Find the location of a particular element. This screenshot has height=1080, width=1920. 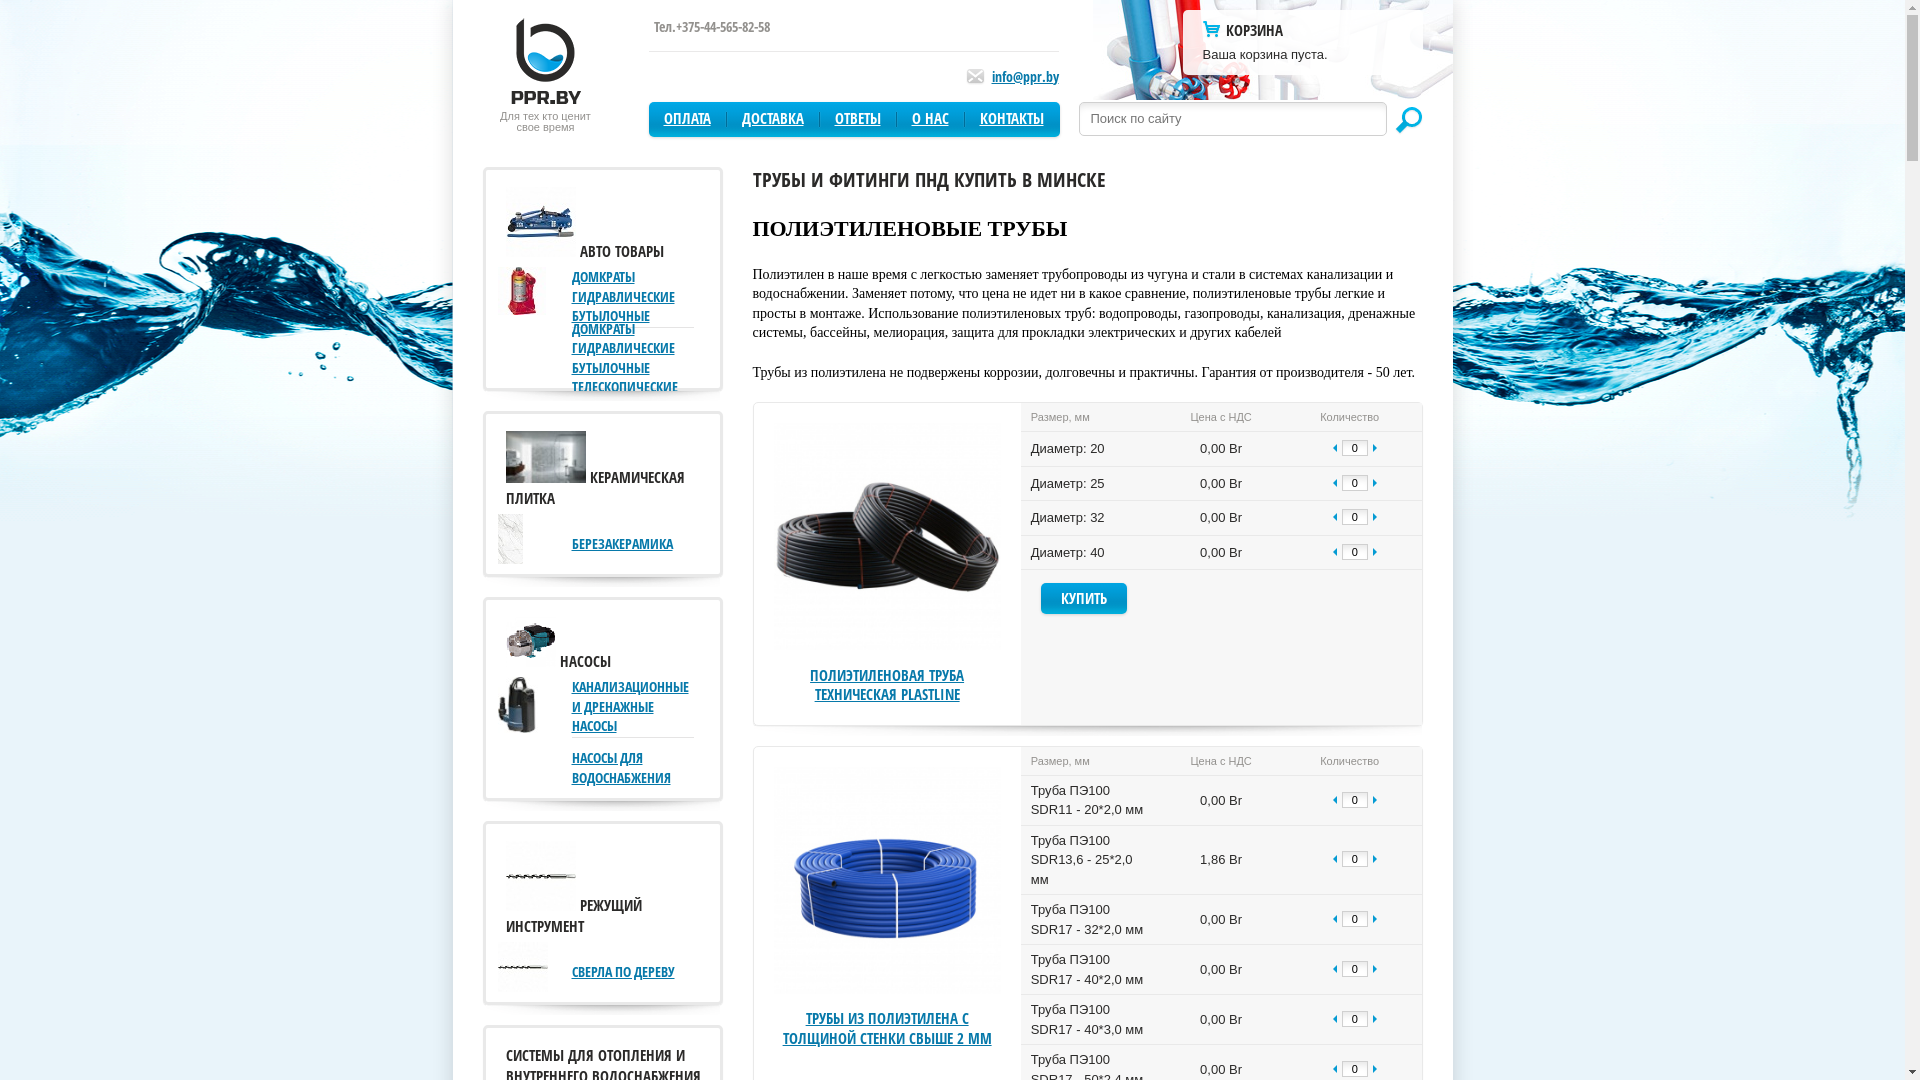

'info@ppr.by' is located at coordinates (1025, 74).